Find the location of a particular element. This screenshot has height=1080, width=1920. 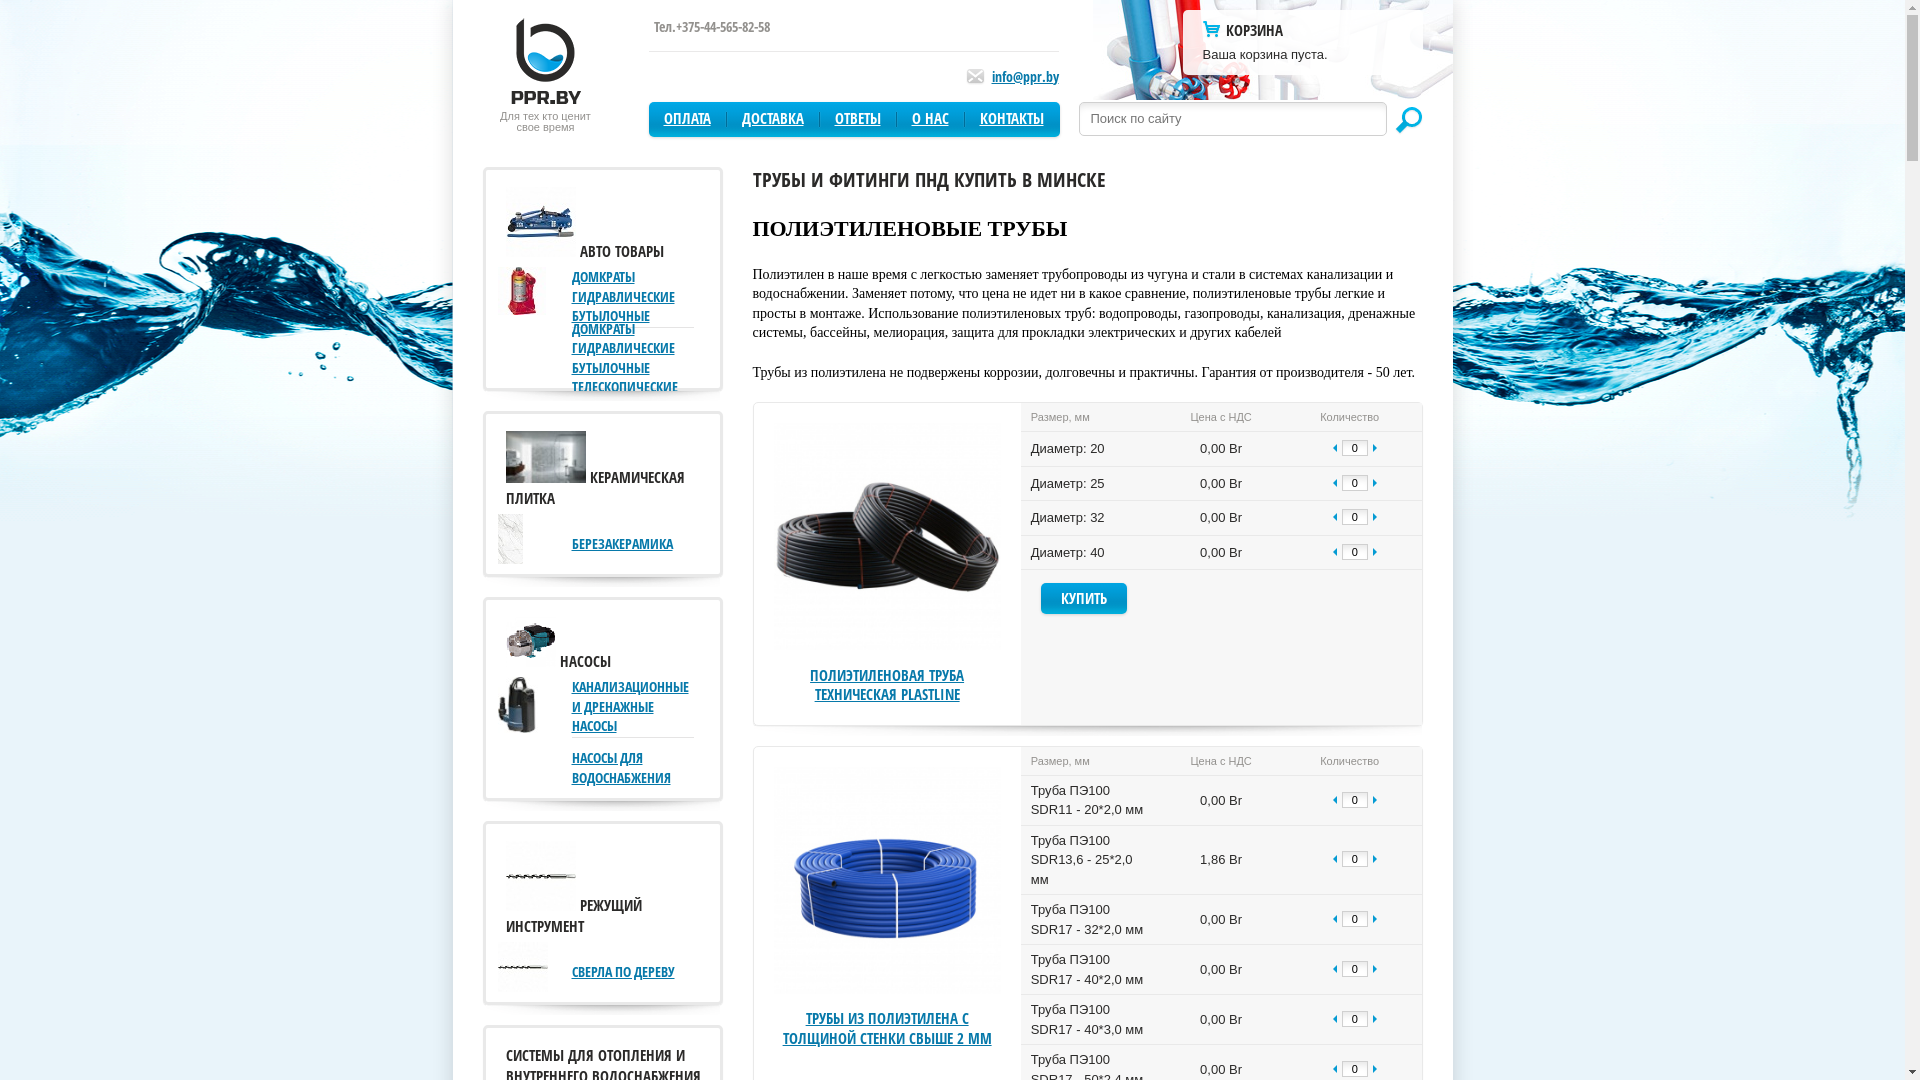

'info@ppr.by' is located at coordinates (1025, 74).